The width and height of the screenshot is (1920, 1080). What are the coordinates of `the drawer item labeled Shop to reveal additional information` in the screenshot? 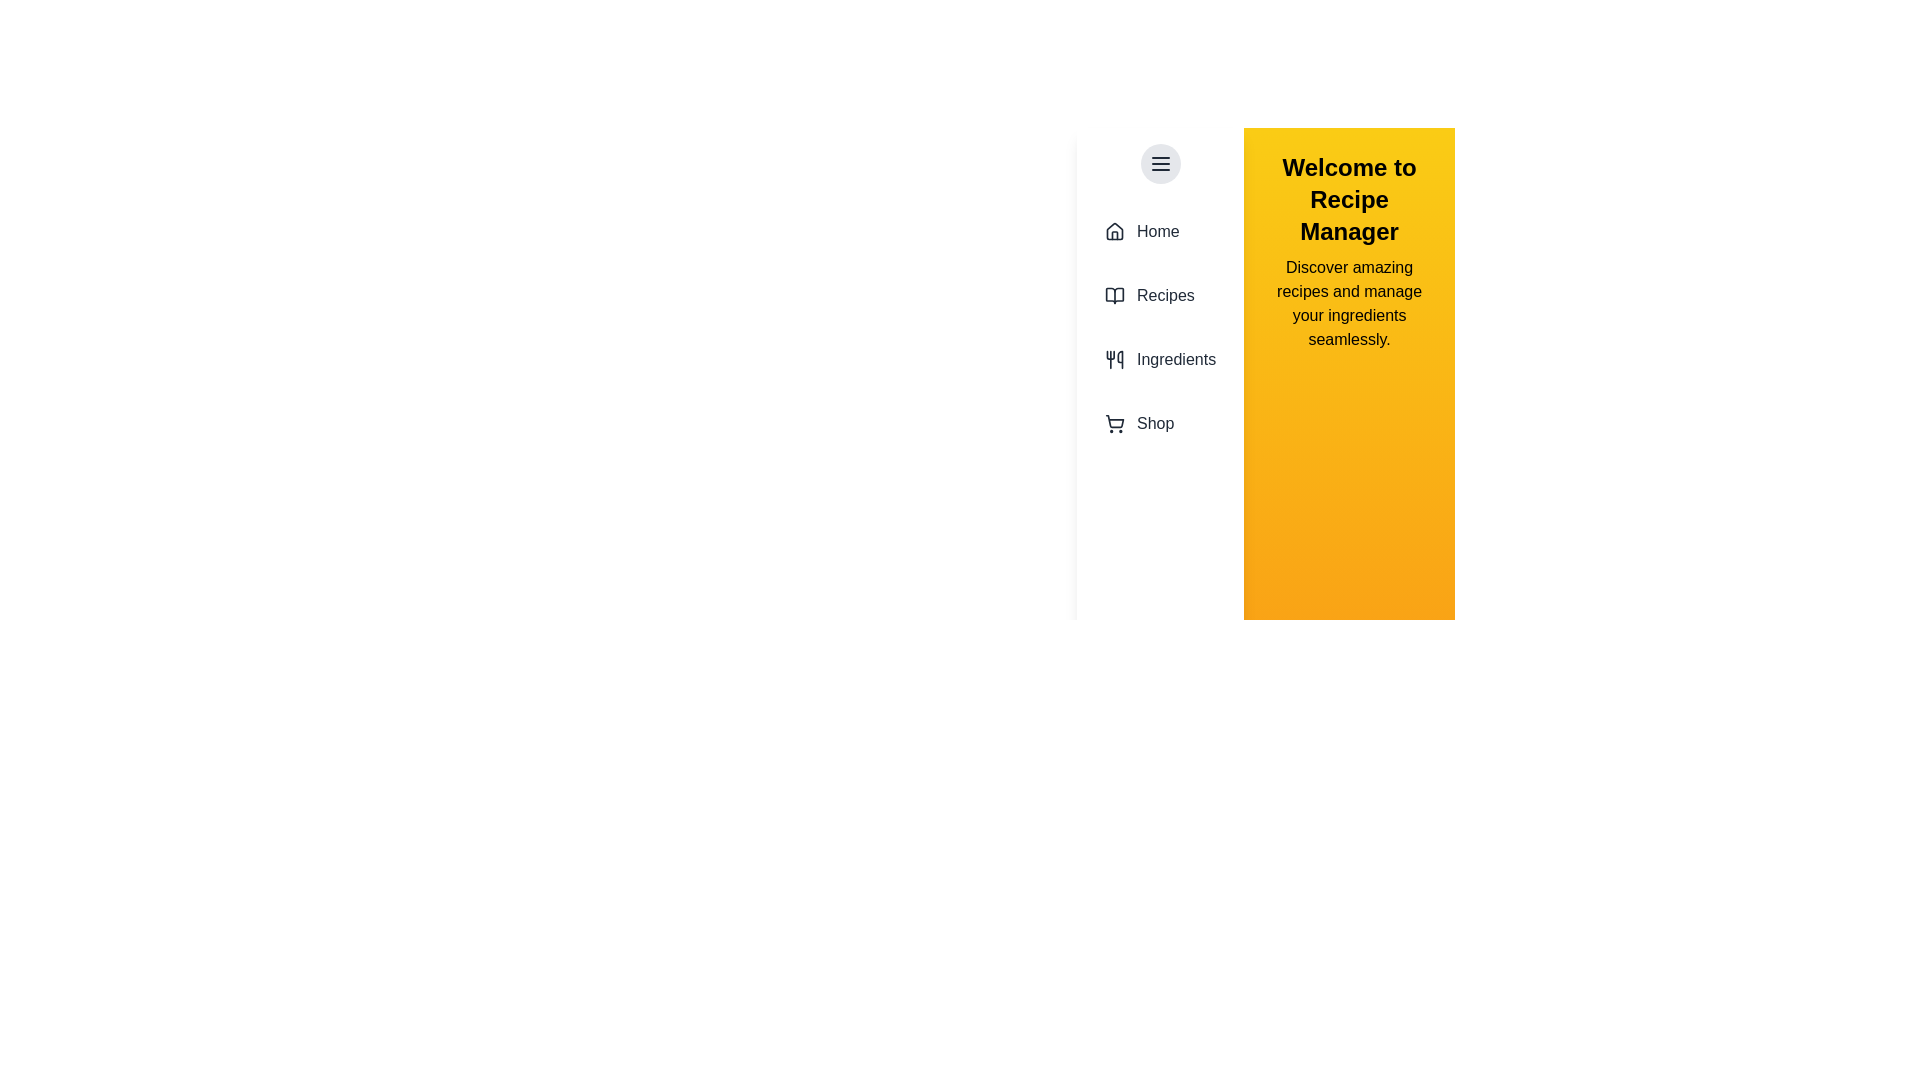 It's located at (1160, 423).